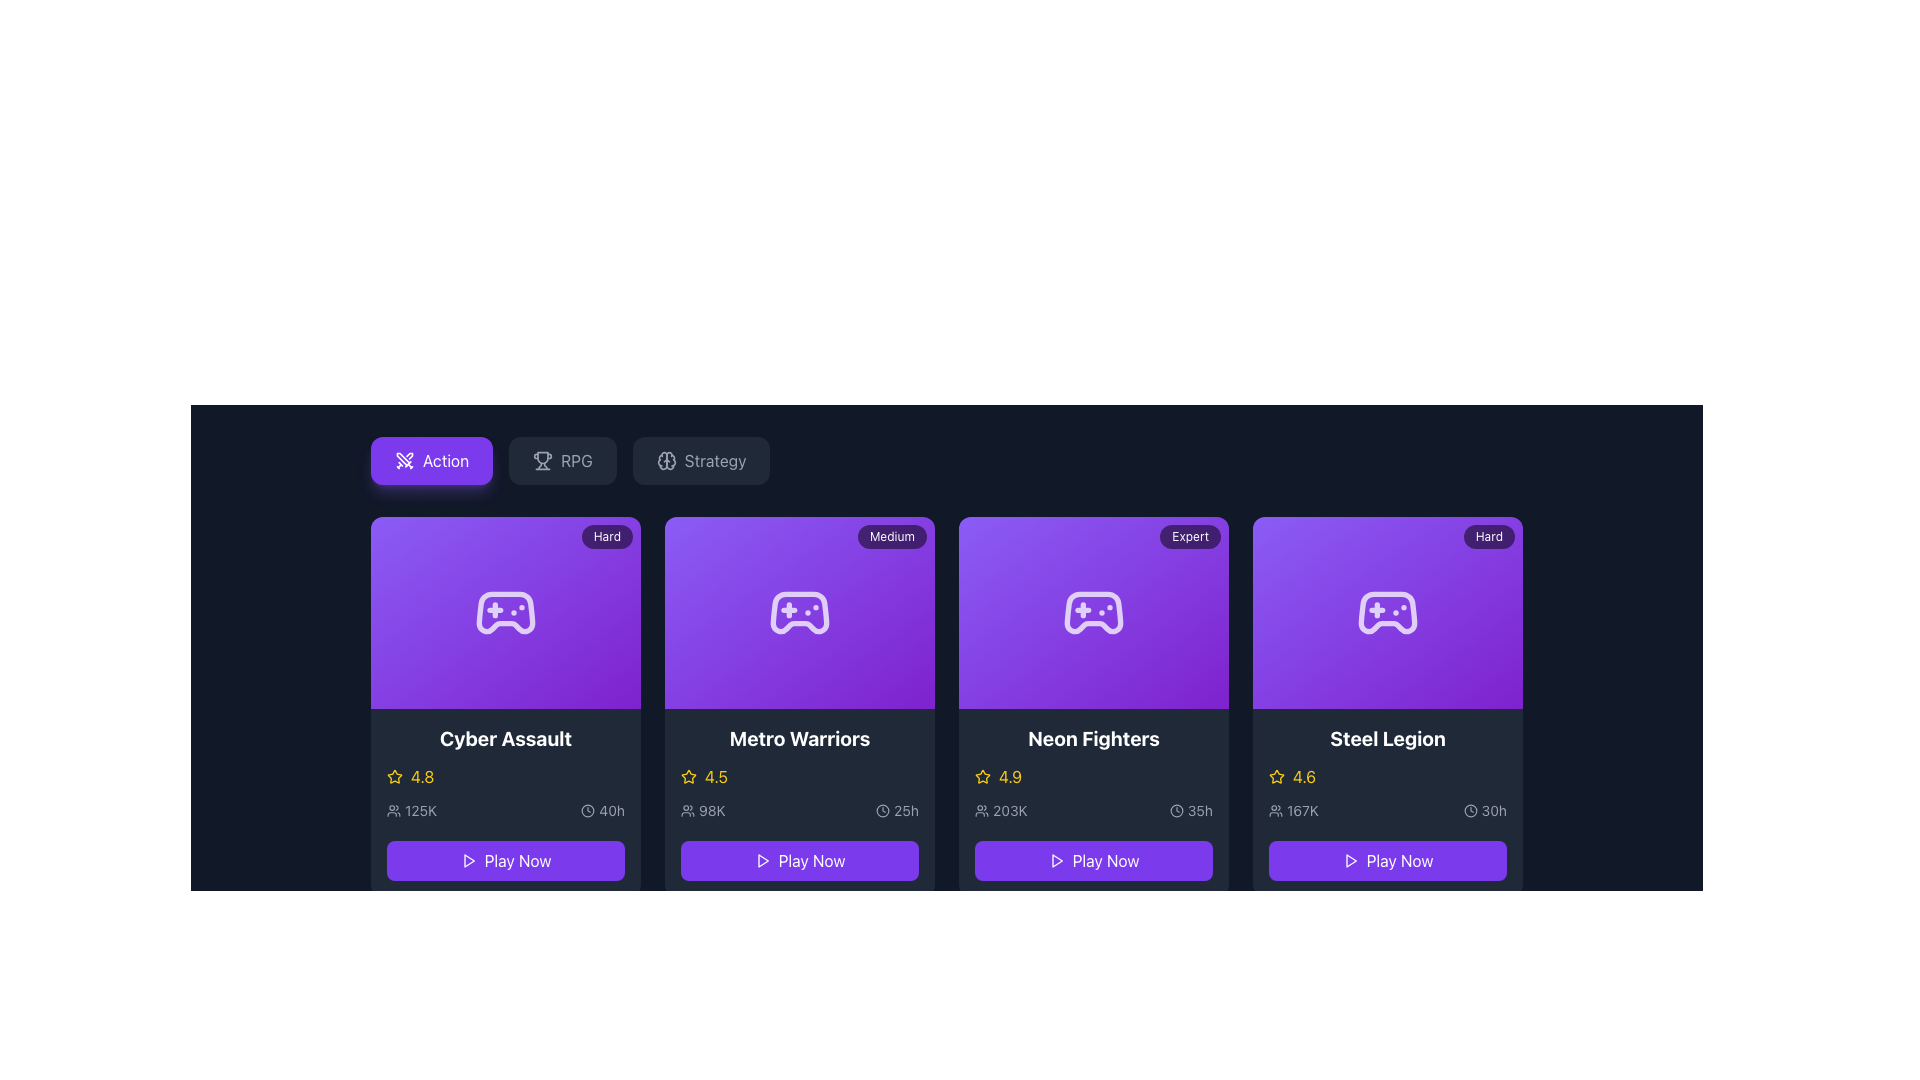 Image resolution: width=1920 pixels, height=1080 pixels. What do you see at coordinates (505, 855) in the screenshot?
I see `the interactive 'Play Now' button with a vibrant violet background, located at the bottom of the 'Cyber Assault' card, to observe a visual response` at bounding box center [505, 855].